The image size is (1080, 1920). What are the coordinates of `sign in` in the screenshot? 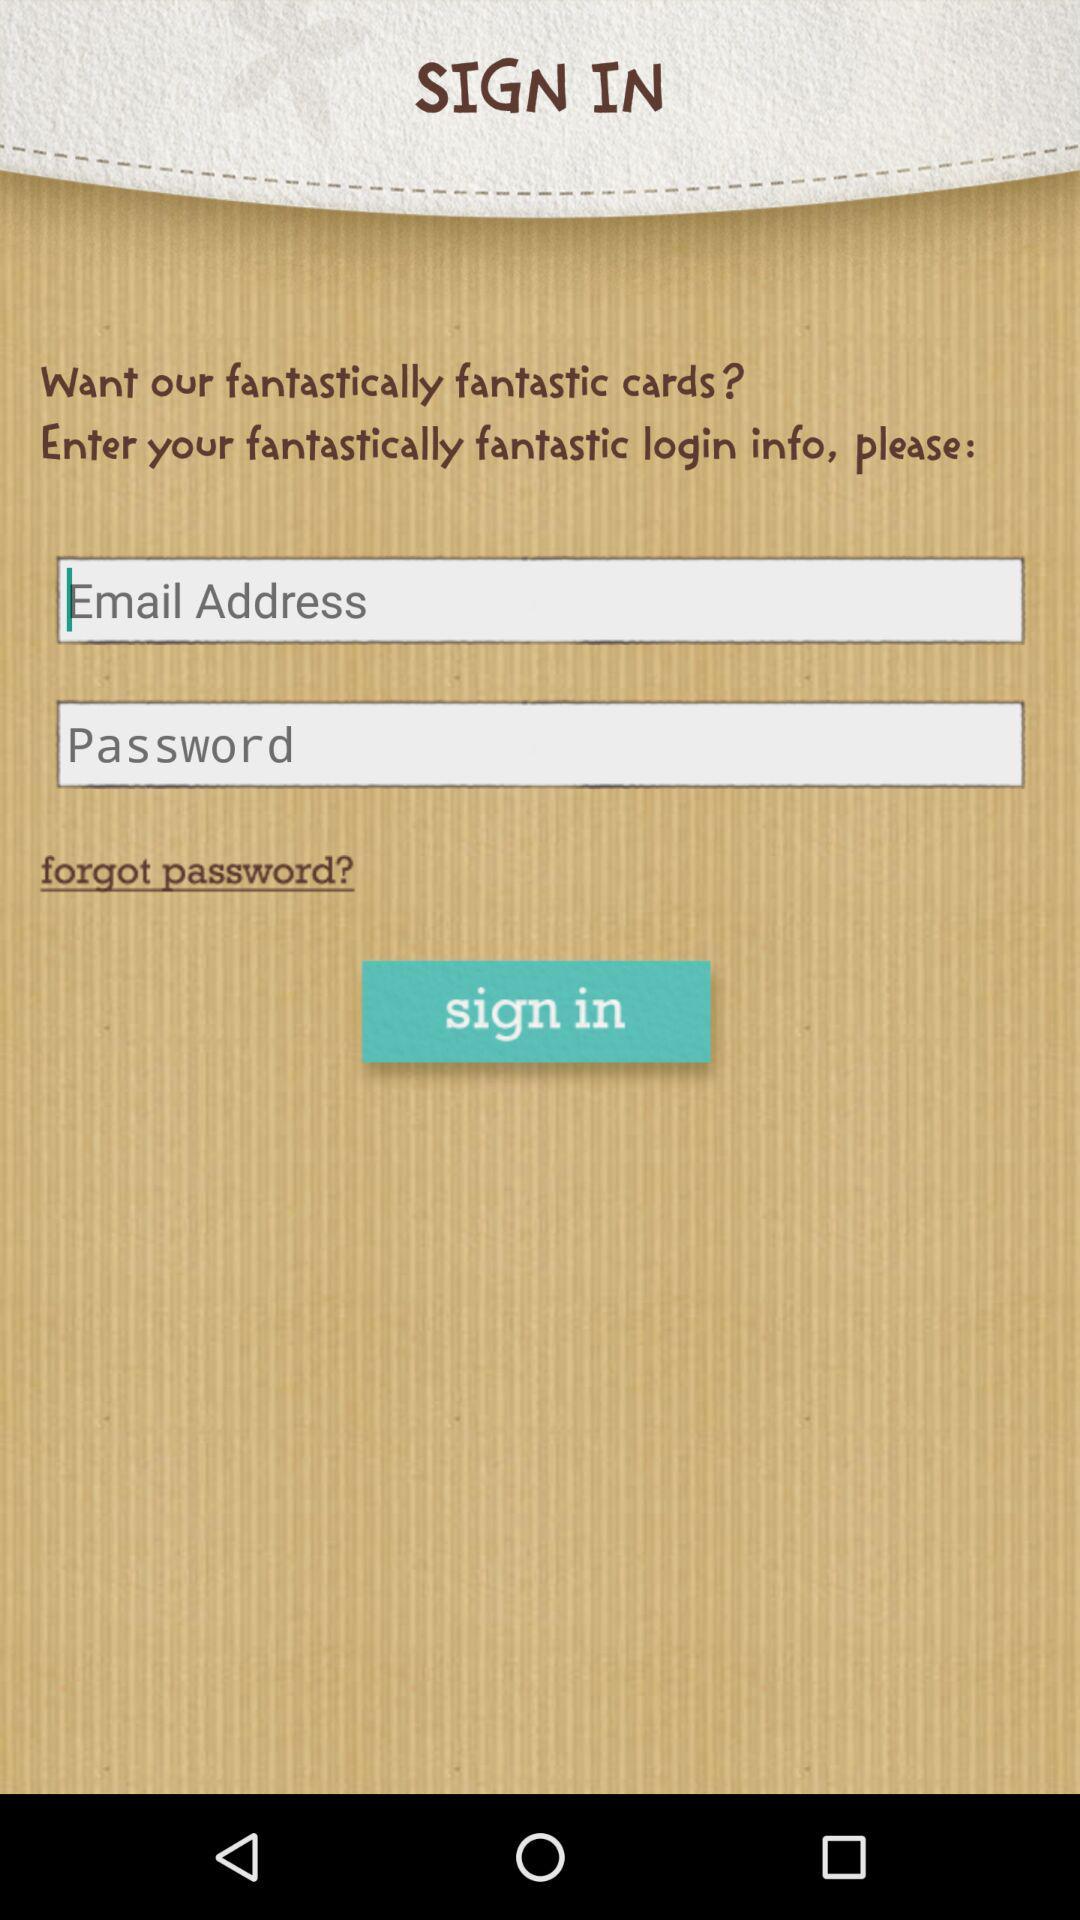 It's located at (540, 1025).